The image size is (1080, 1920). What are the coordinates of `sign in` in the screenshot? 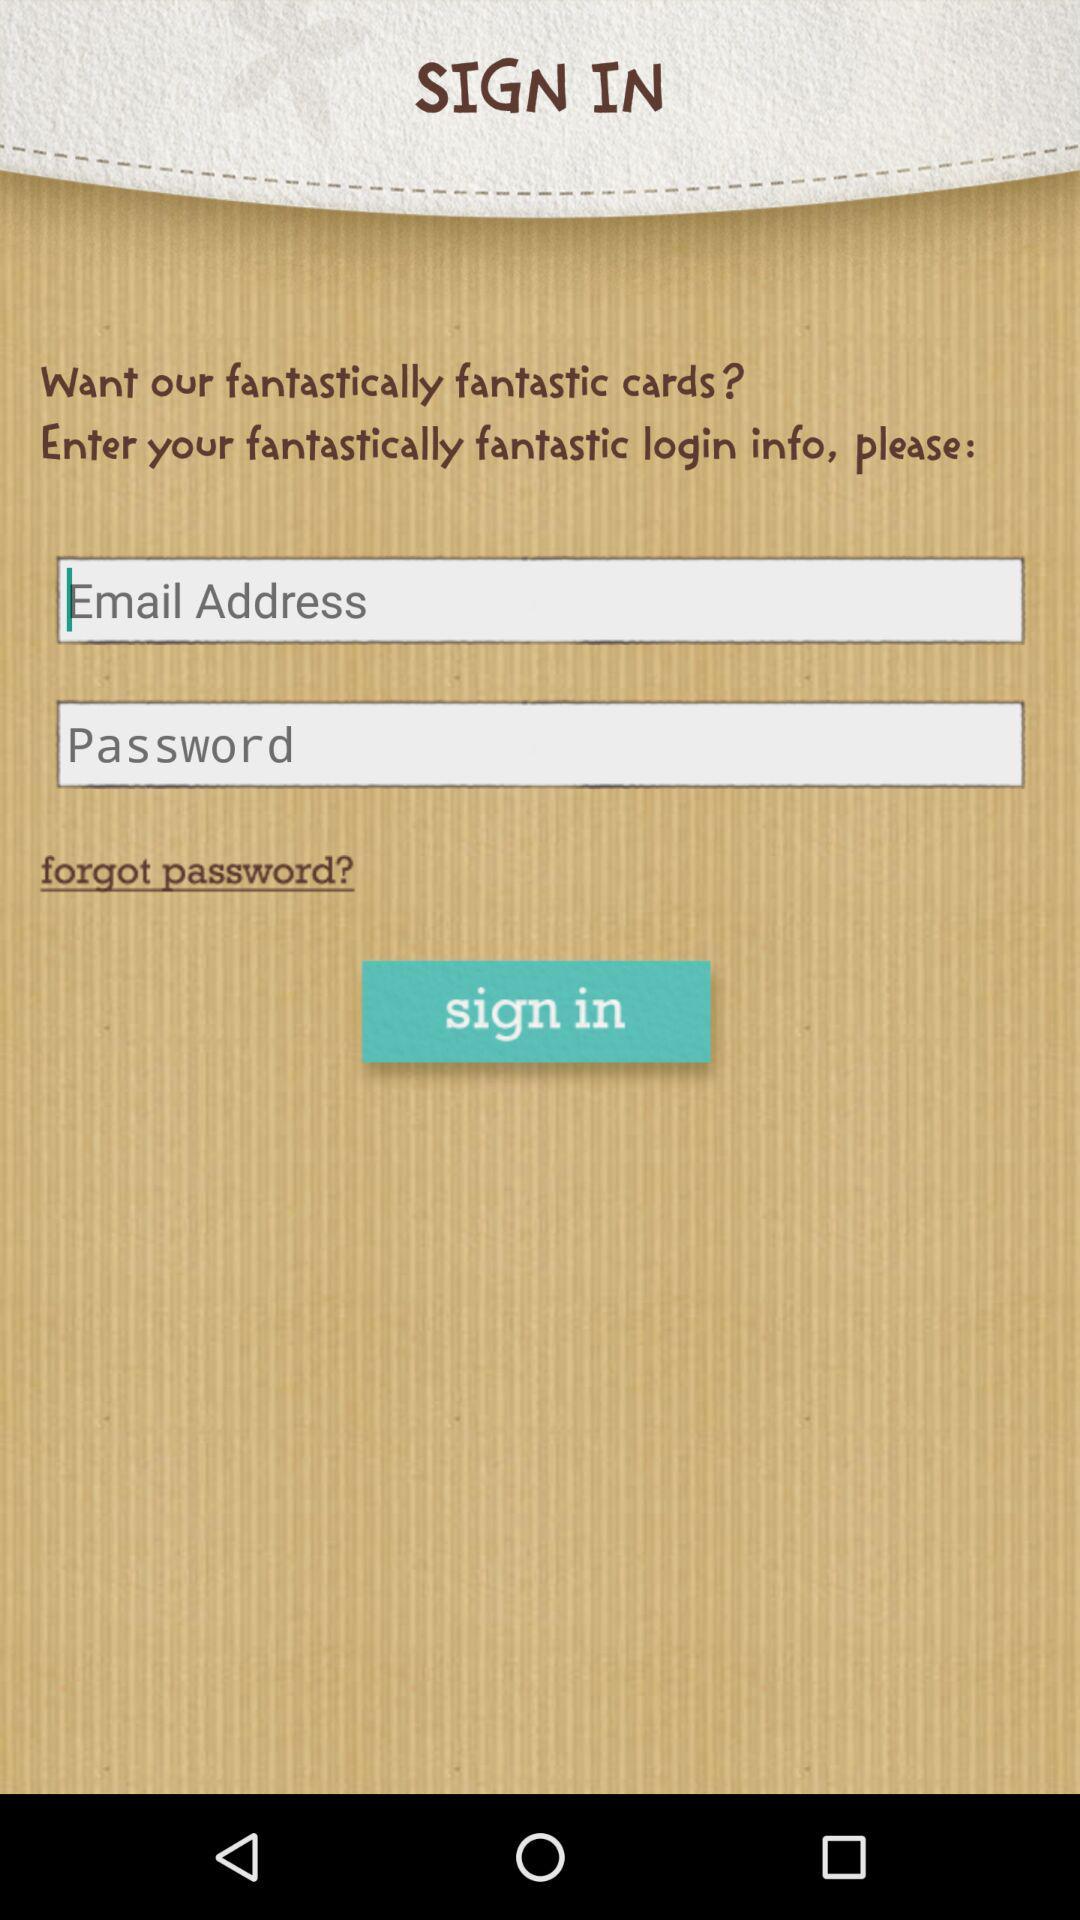 It's located at (540, 1025).